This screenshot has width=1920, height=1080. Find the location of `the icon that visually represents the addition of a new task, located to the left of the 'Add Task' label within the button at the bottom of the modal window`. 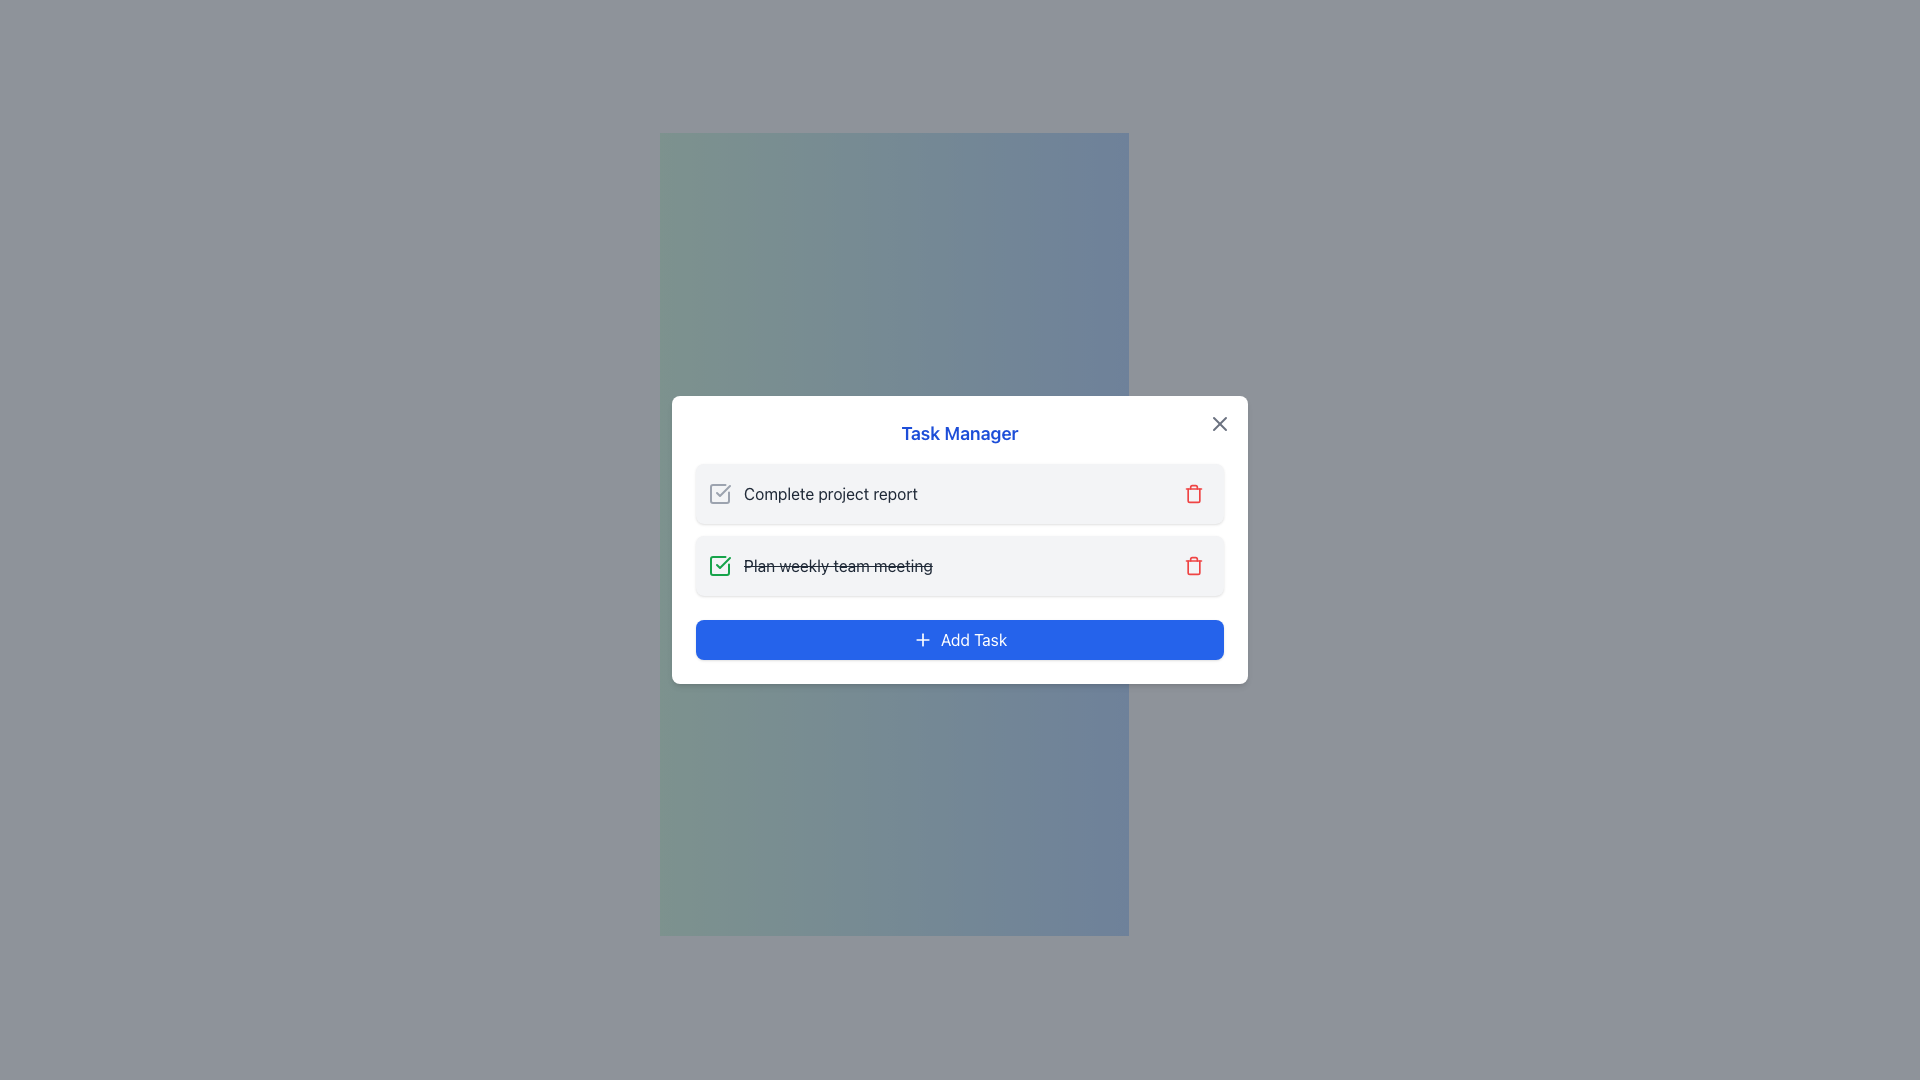

the icon that visually represents the addition of a new task, located to the left of the 'Add Task' label within the button at the bottom of the modal window is located at coordinates (921, 640).